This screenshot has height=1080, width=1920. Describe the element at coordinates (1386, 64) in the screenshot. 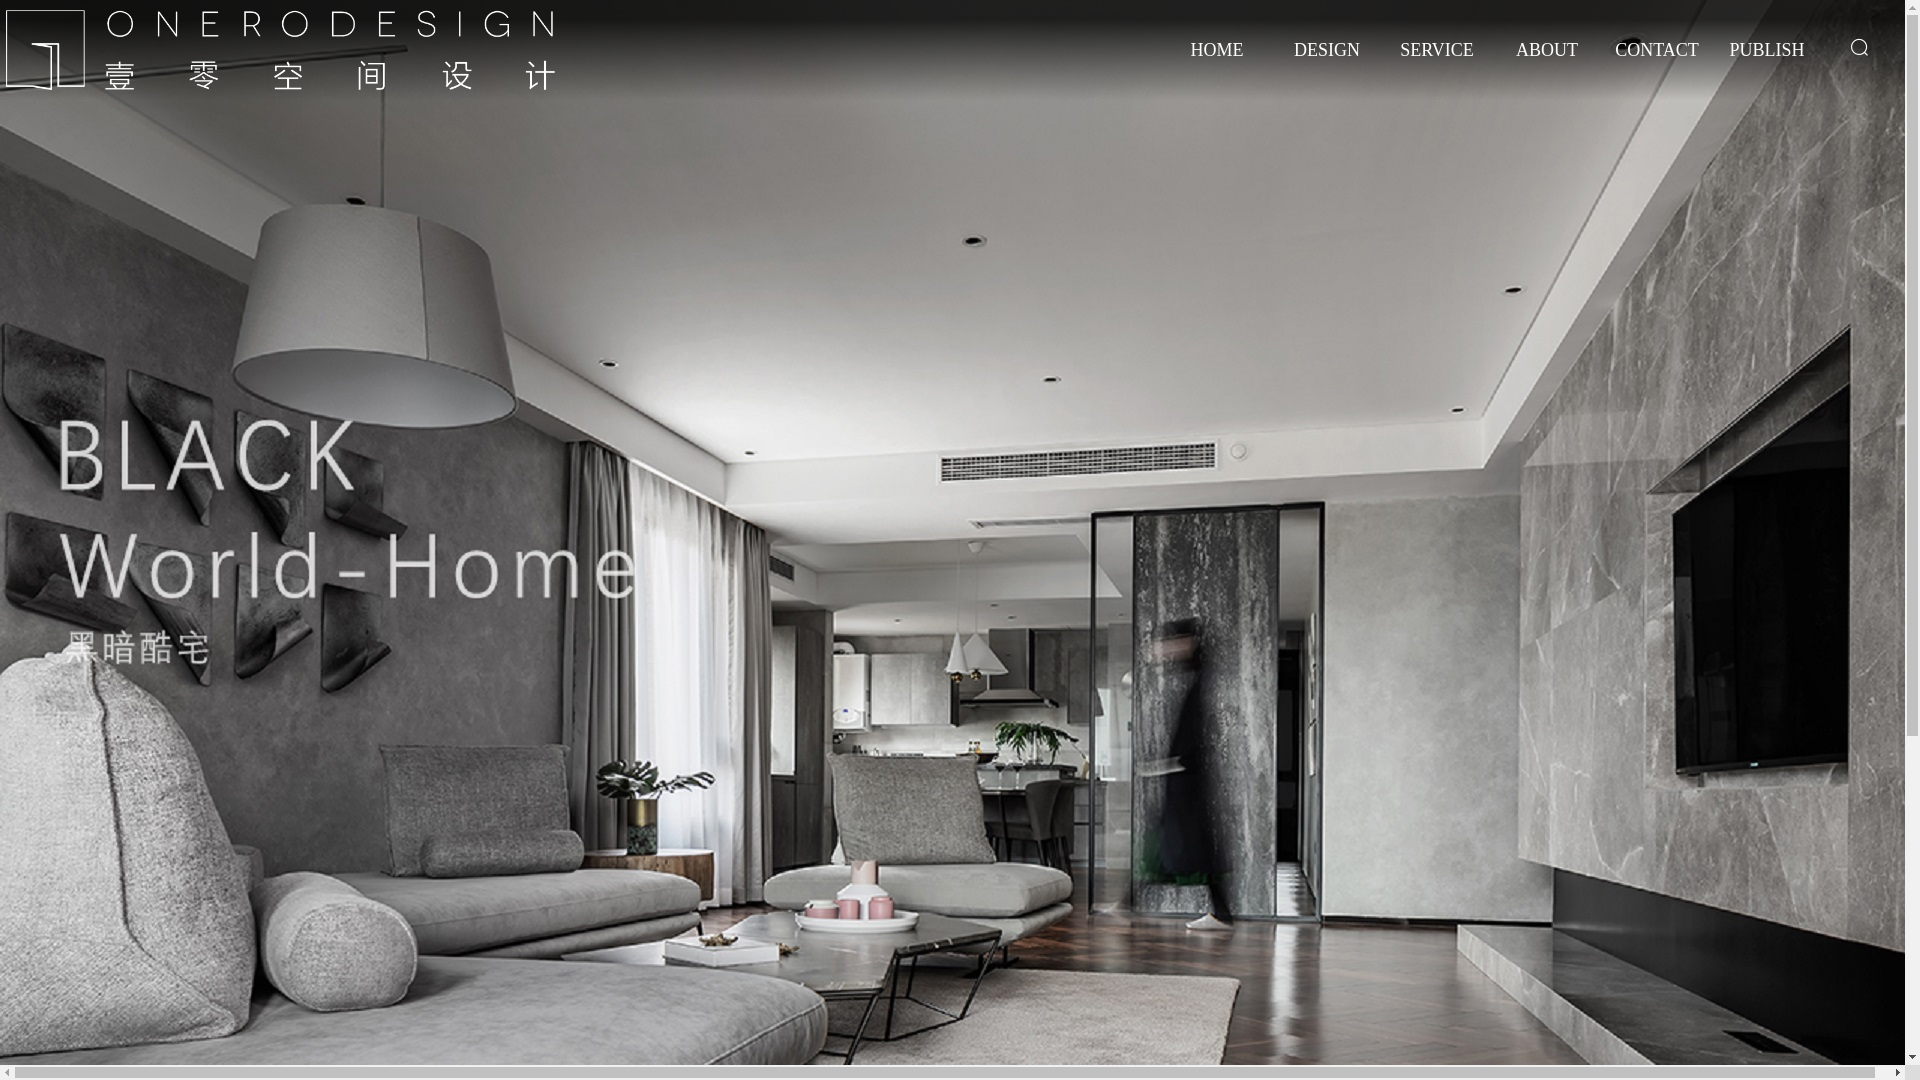

I see `'SERVICE'` at that location.